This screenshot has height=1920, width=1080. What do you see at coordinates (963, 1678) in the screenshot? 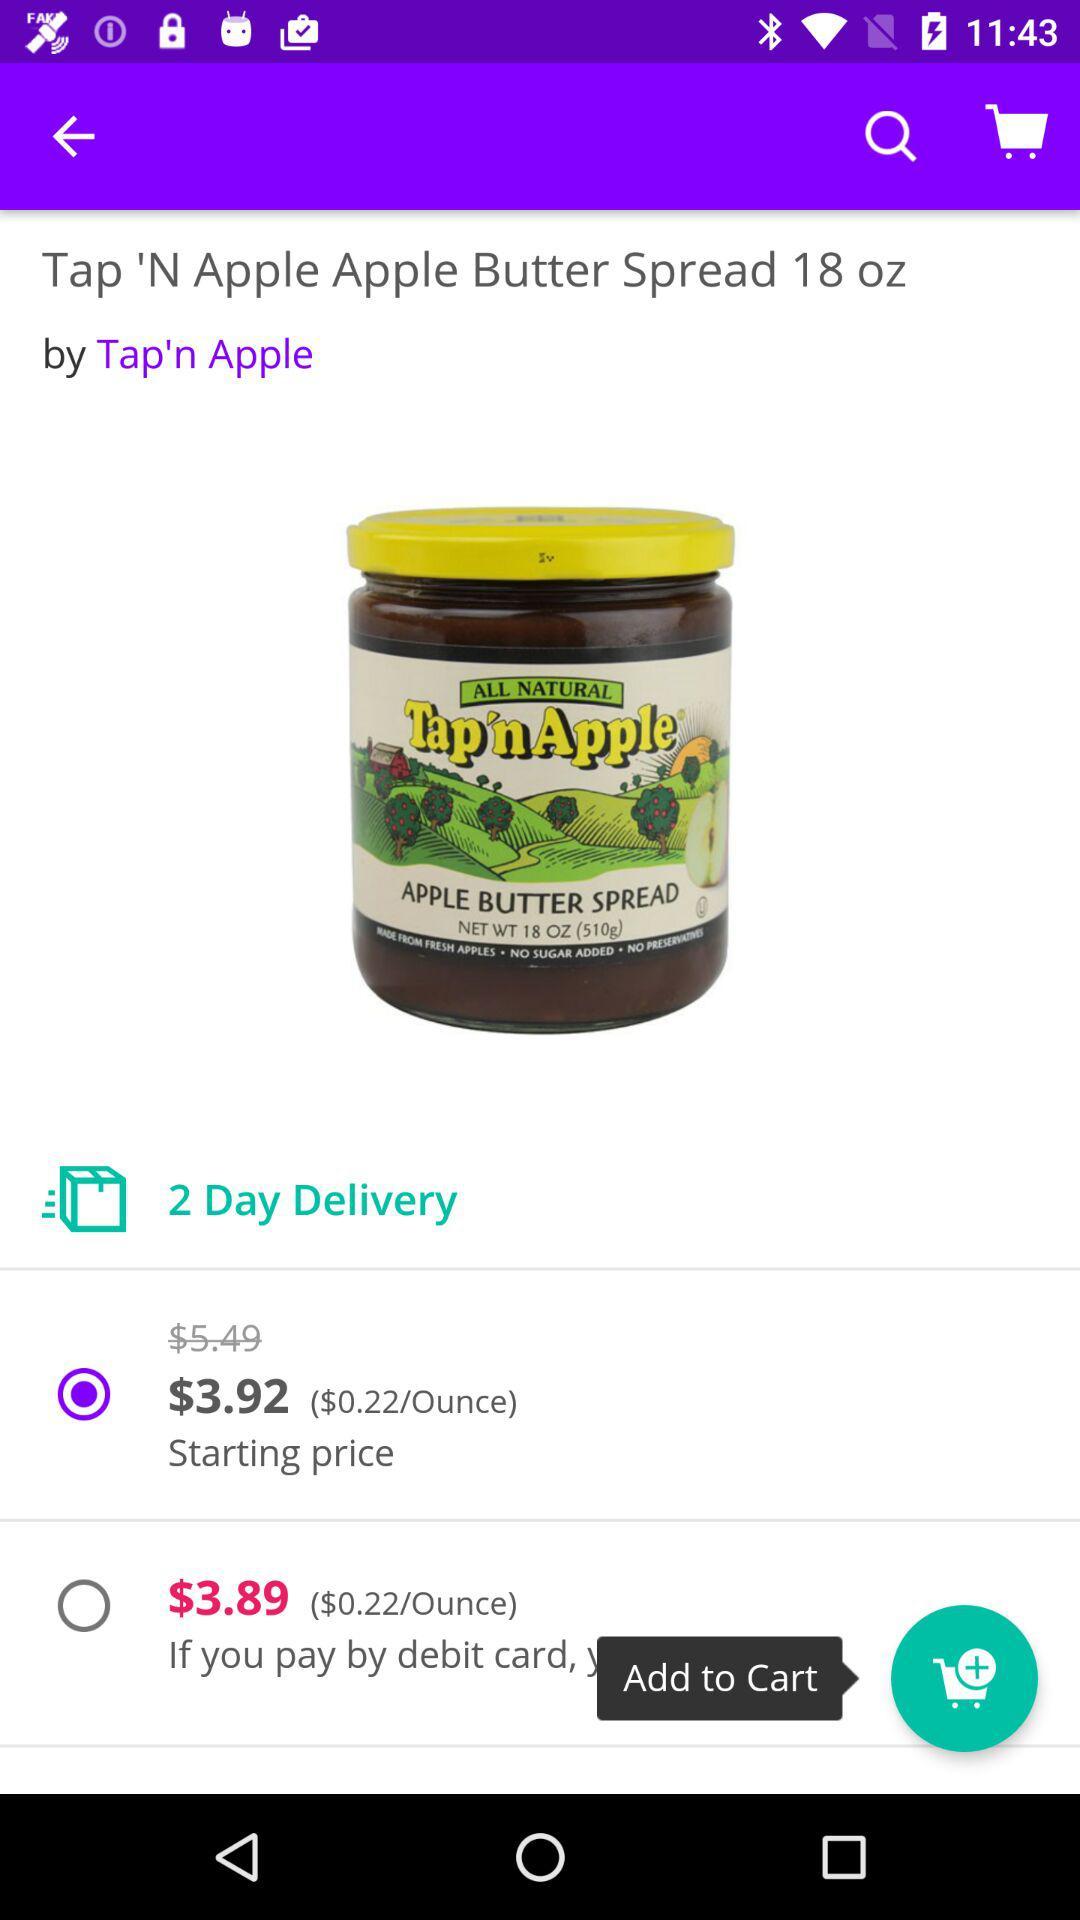
I see `item to the right of the add to cart item` at bounding box center [963, 1678].